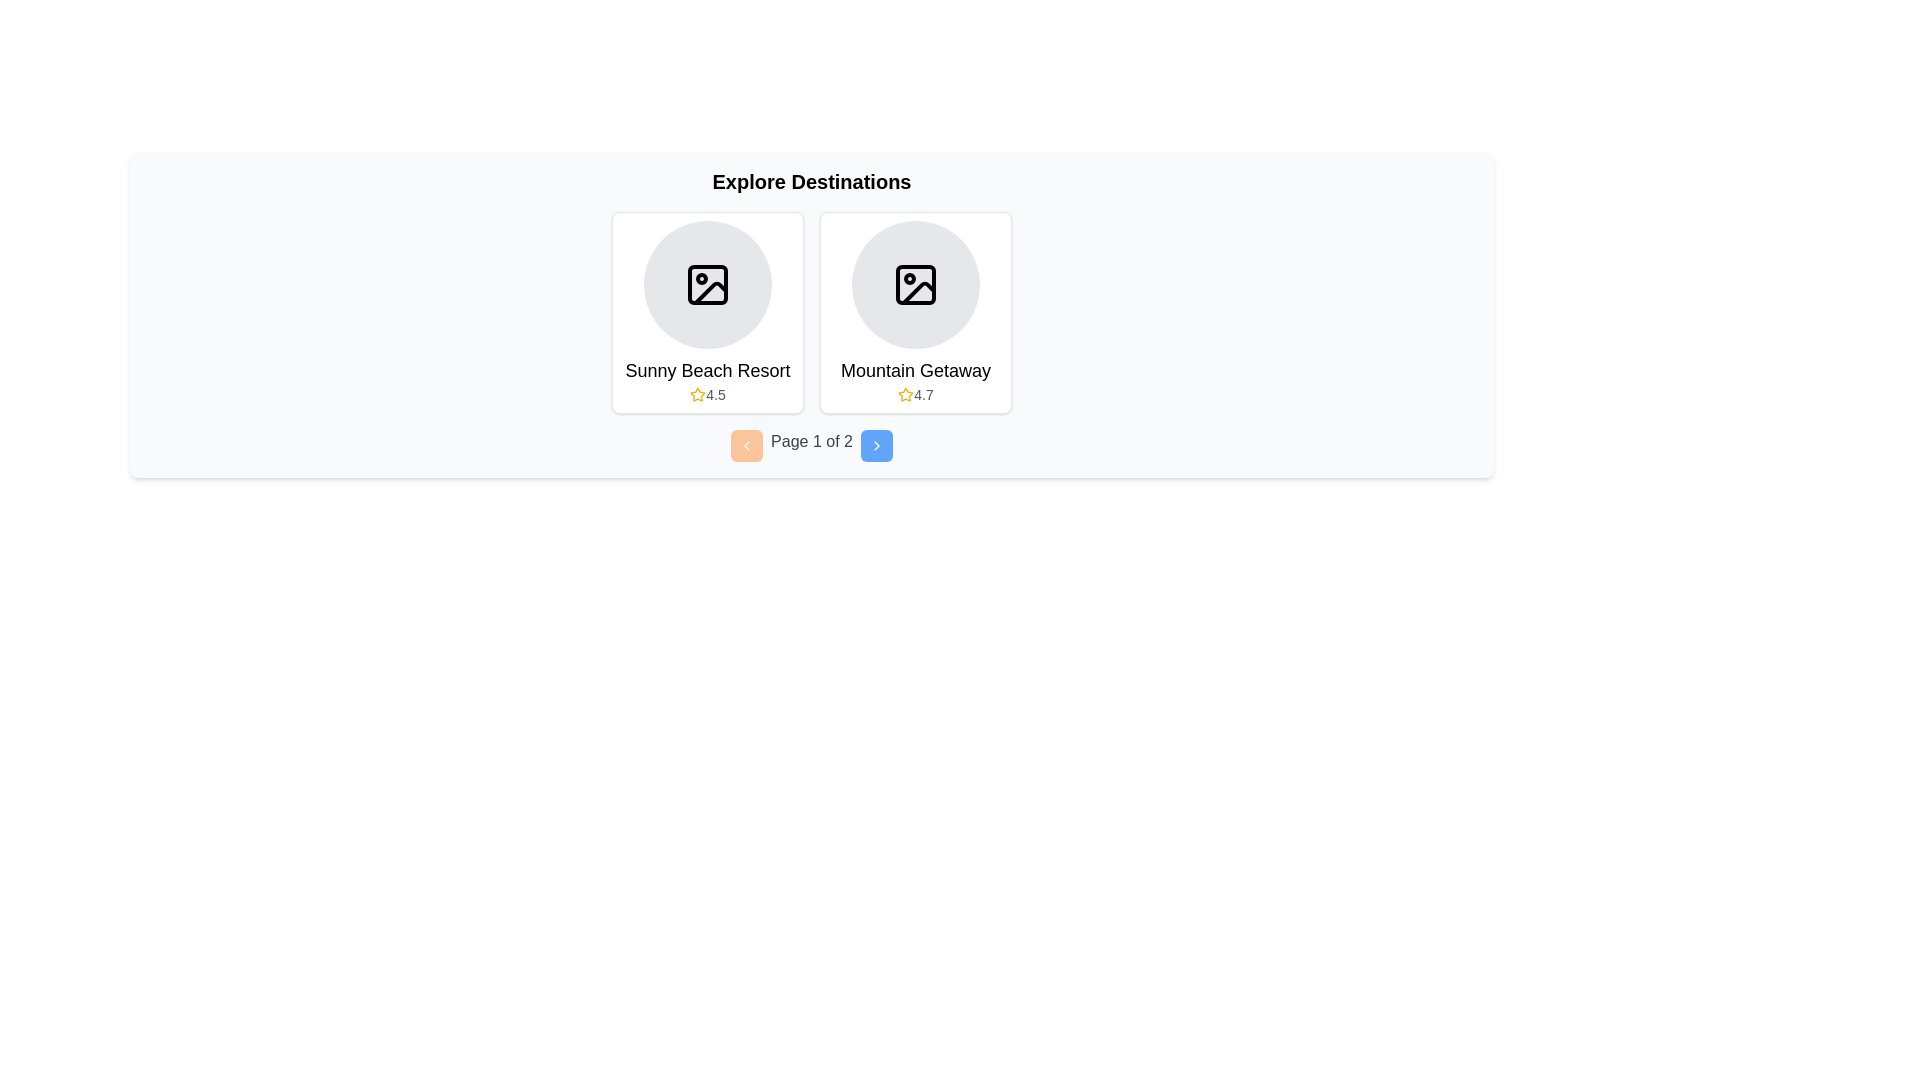 Image resolution: width=1920 pixels, height=1080 pixels. I want to click on the decorative rectangle within the icon of the leftmost card labeled 'Sunny Beach Resort', which is positioned above the text and star rating, so click(708, 285).